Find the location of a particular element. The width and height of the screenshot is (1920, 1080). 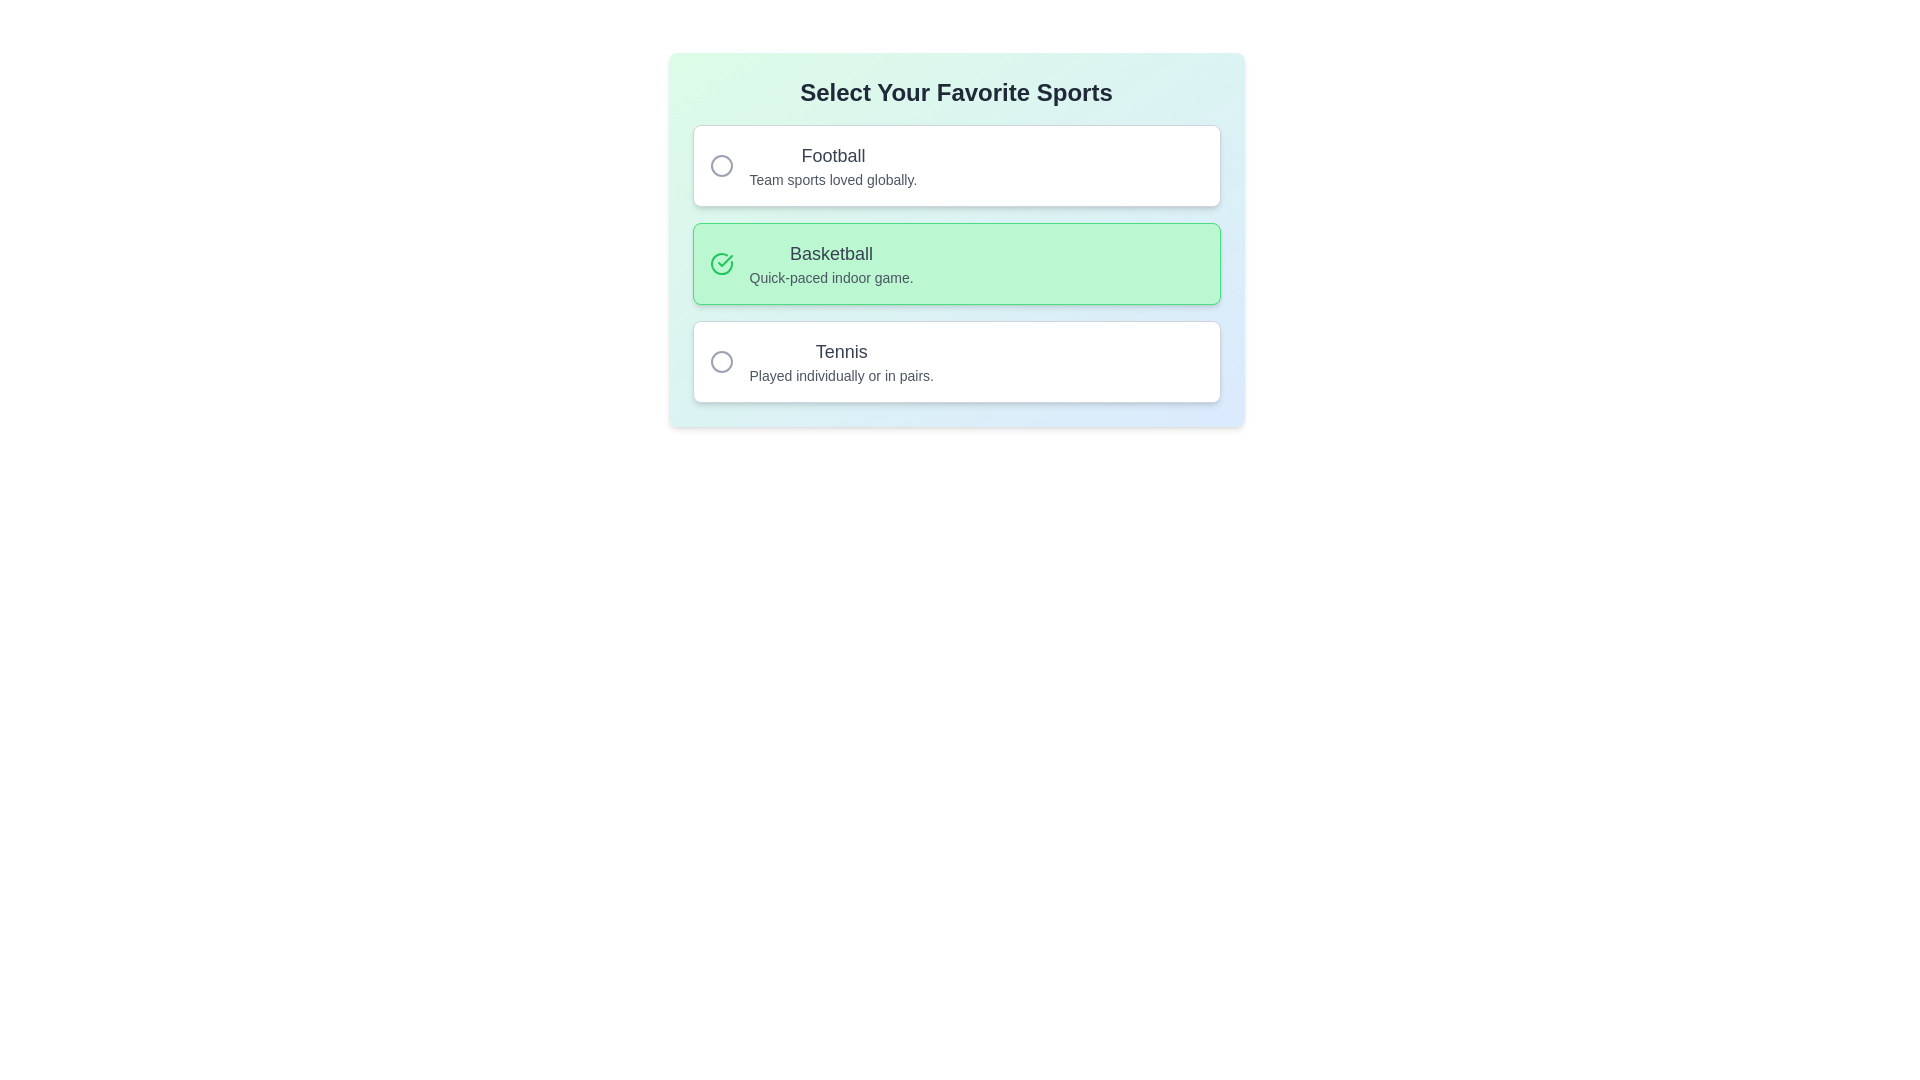

the SVG circle graphic representing the deselected state for the 'Football' option in the selection interface by moving the cursor to its center is located at coordinates (720, 164).